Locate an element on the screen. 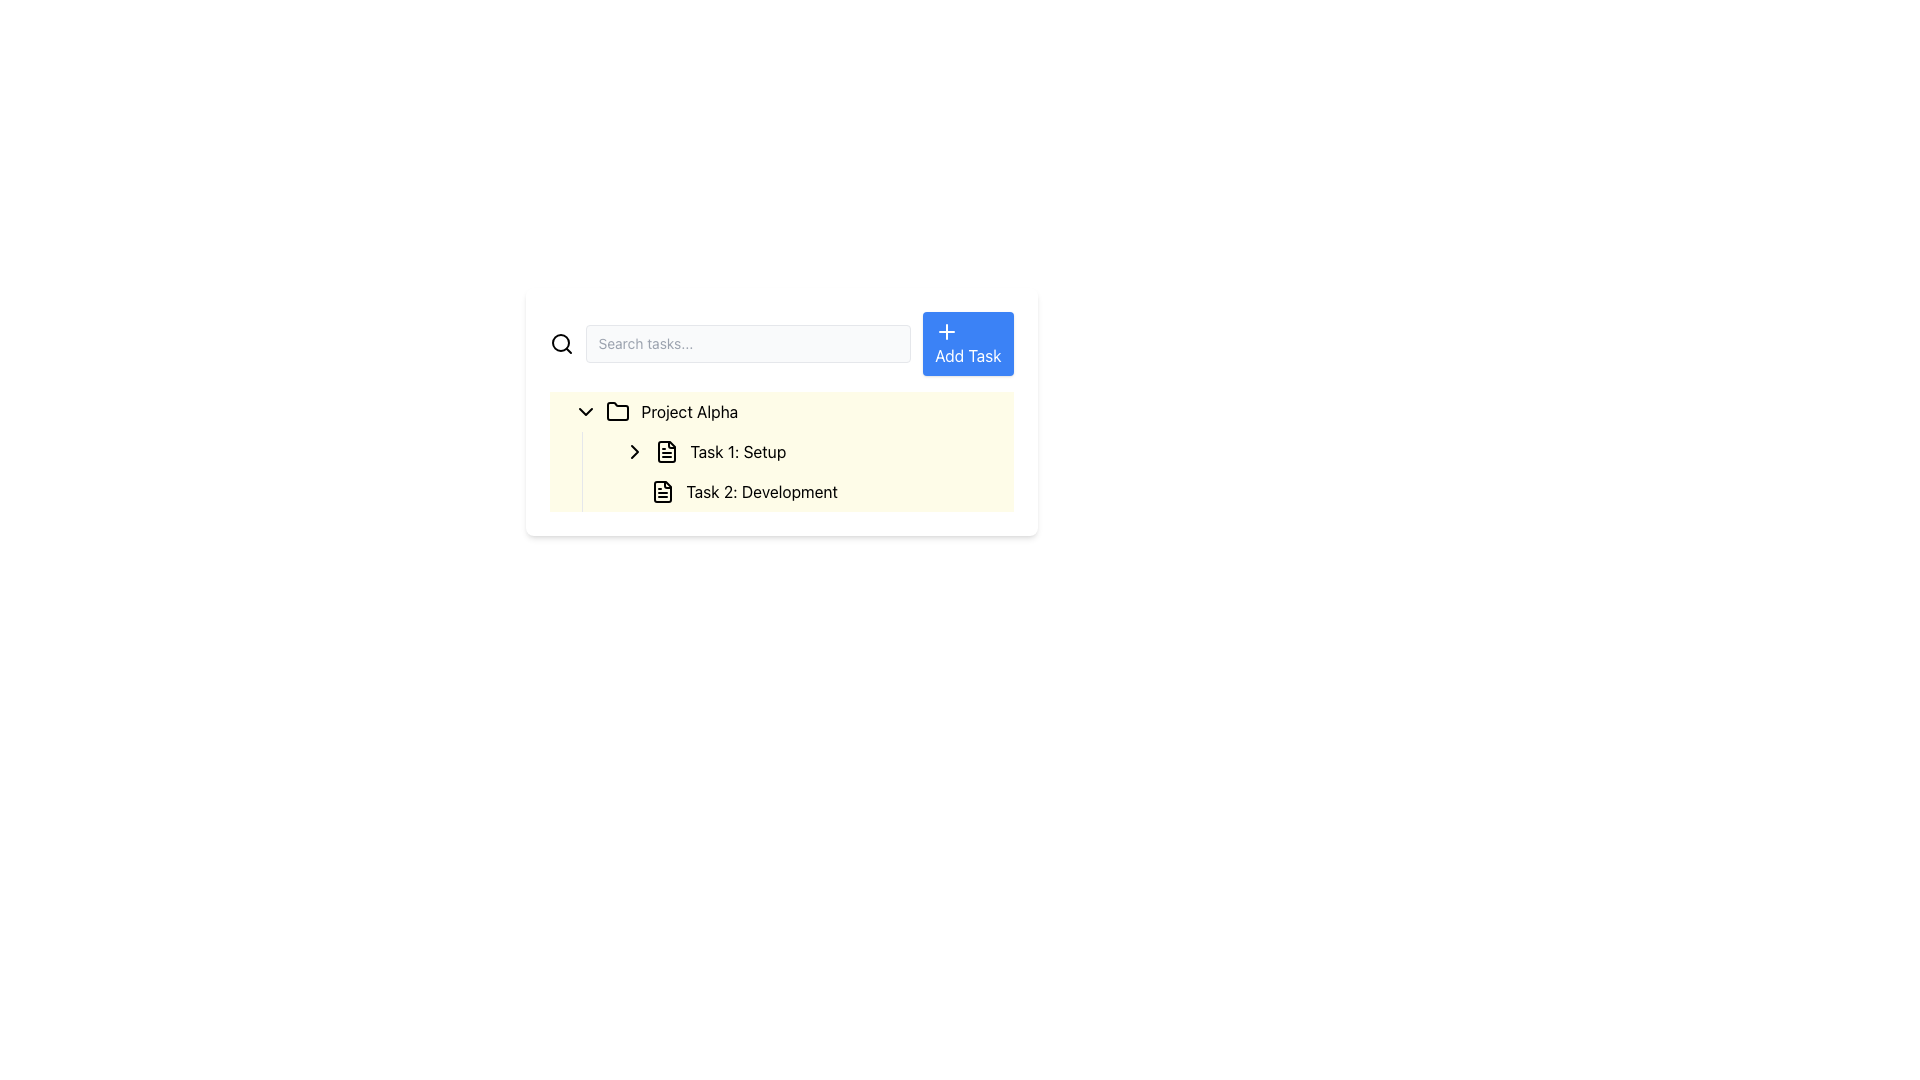 The height and width of the screenshot is (1080, 1920). the folder icon, which has a classic folder shape with rounded edges and is located to the left of the text 'Project Alpha' is located at coordinates (616, 411).